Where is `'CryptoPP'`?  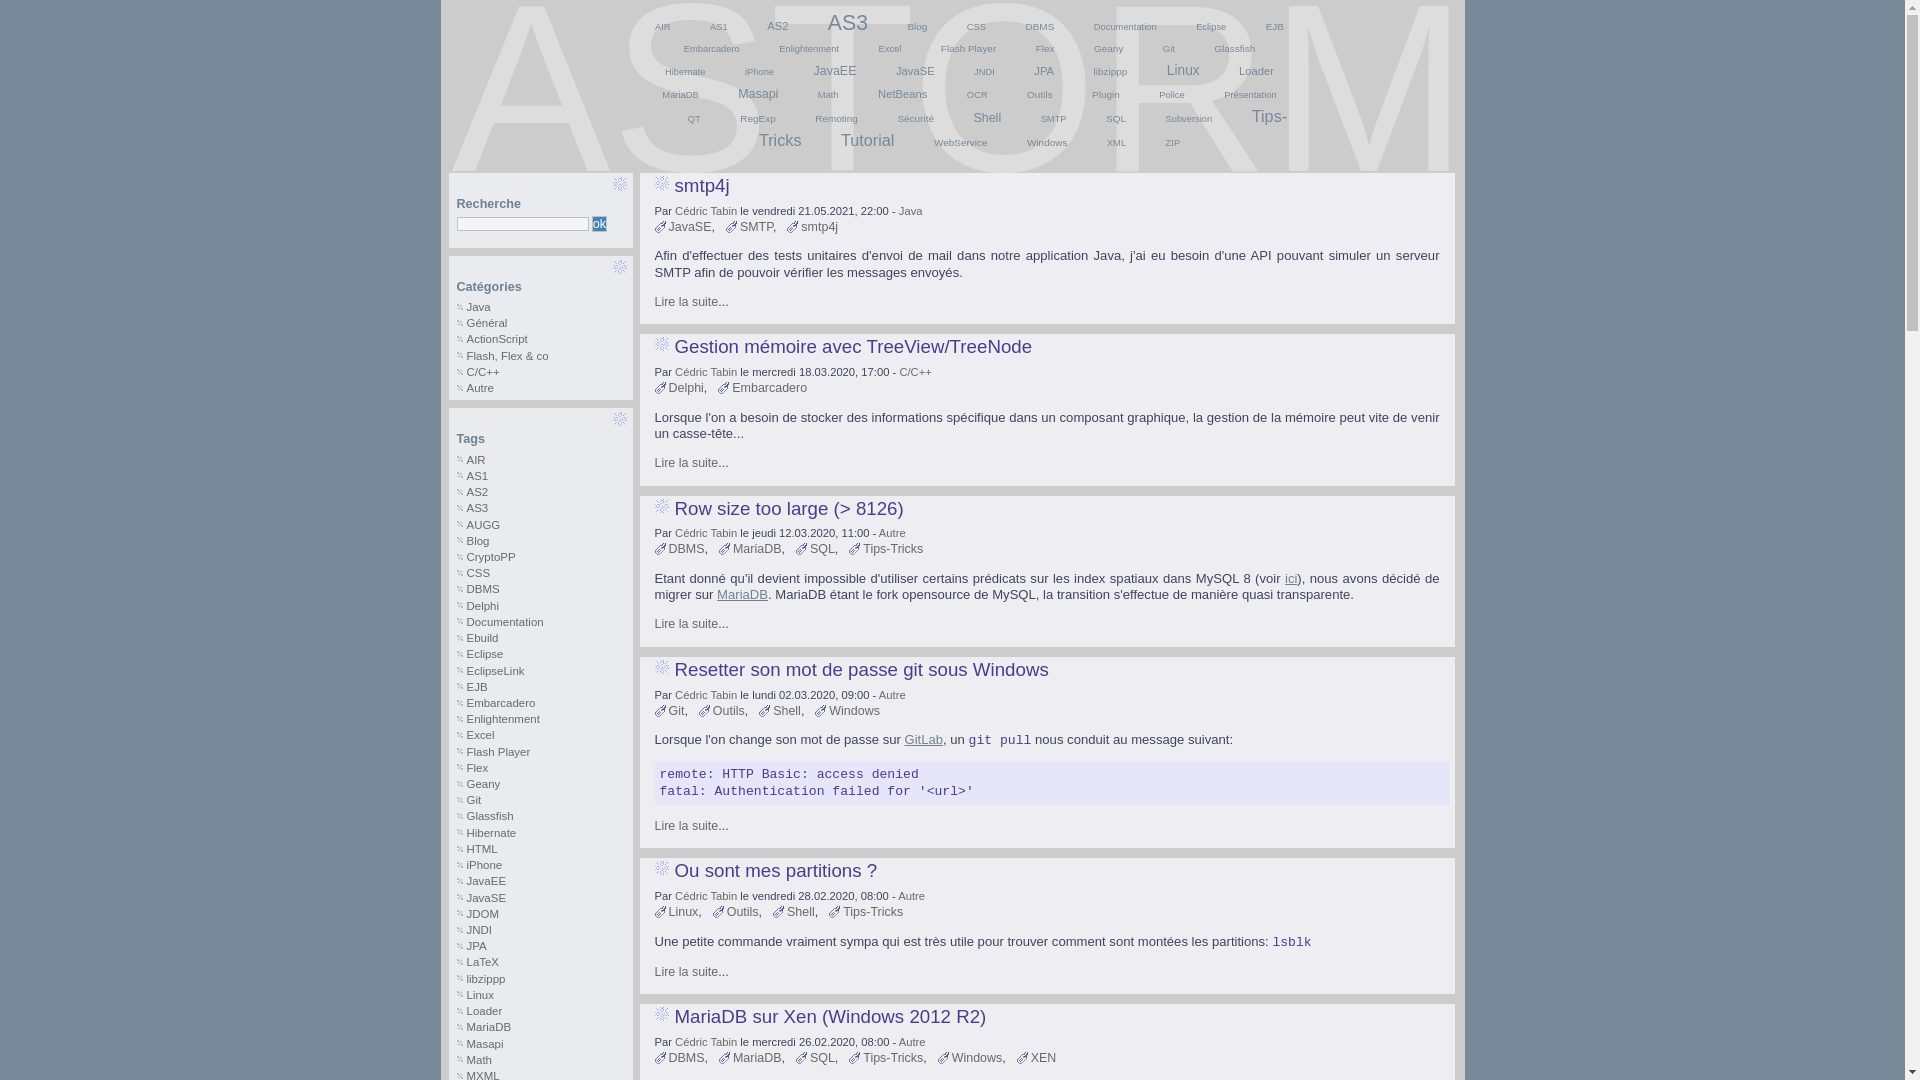
'CryptoPP' is located at coordinates (464, 556).